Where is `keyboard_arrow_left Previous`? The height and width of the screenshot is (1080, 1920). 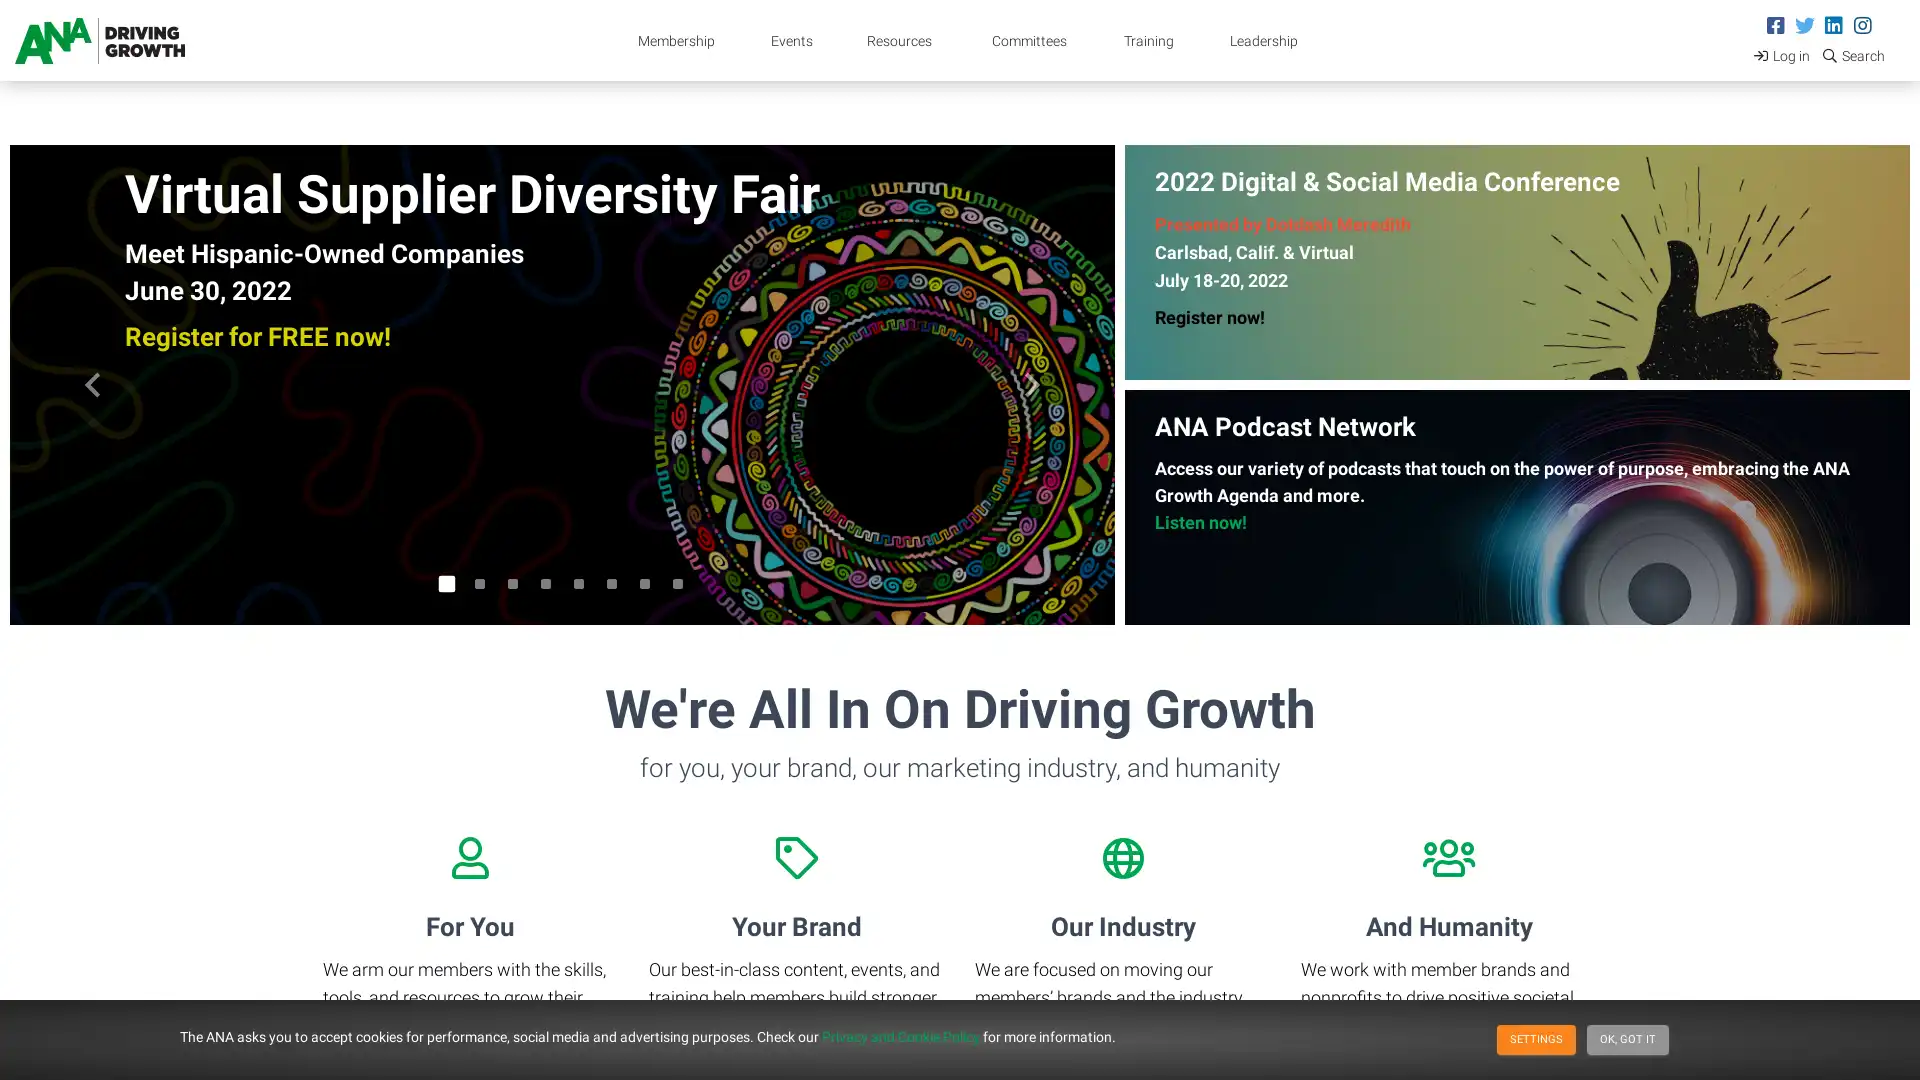
keyboard_arrow_left Previous is located at coordinates (91, 385).